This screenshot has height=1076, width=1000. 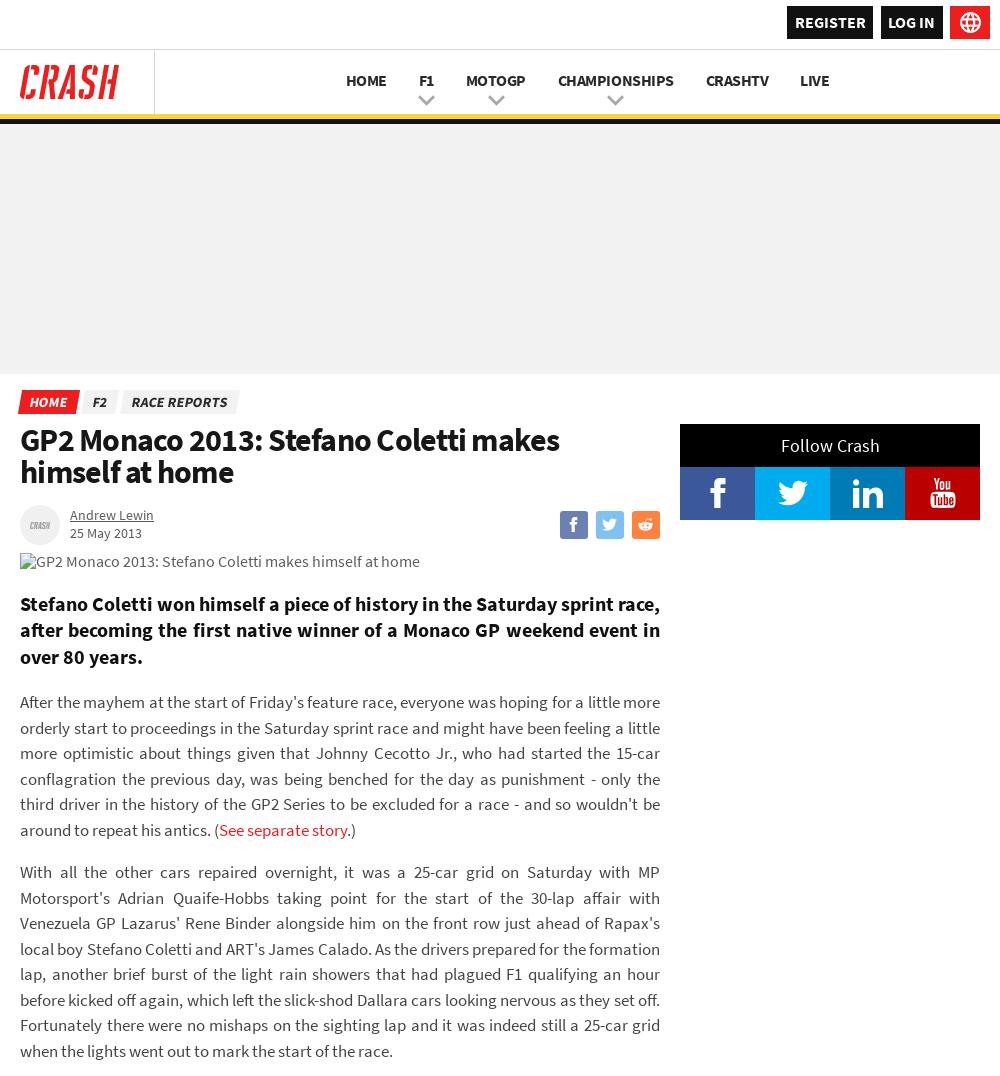 What do you see at coordinates (48, 400) in the screenshot?
I see `'Home'` at bounding box center [48, 400].